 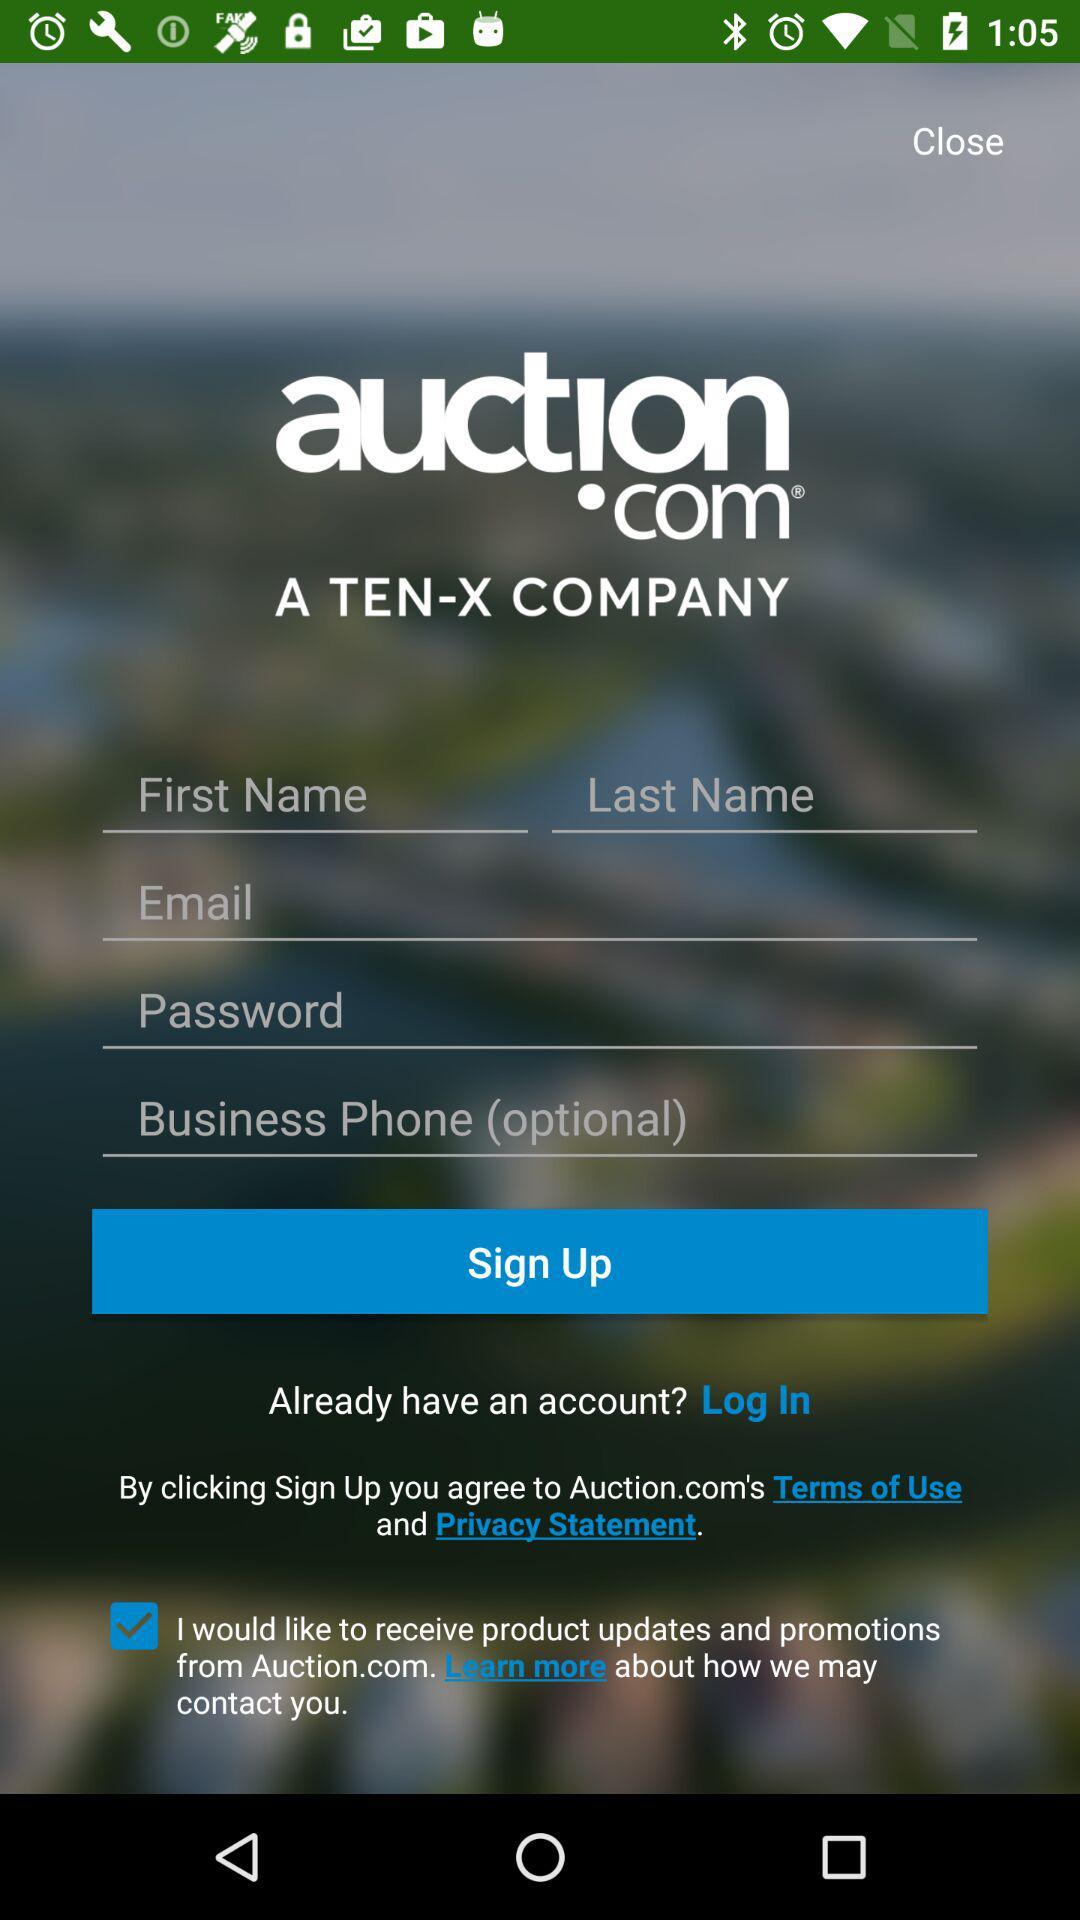 What do you see at coordinates (756, 1397) in the screenshot?
I see `the item below sign up icon` at bounding box center [756, 1397].